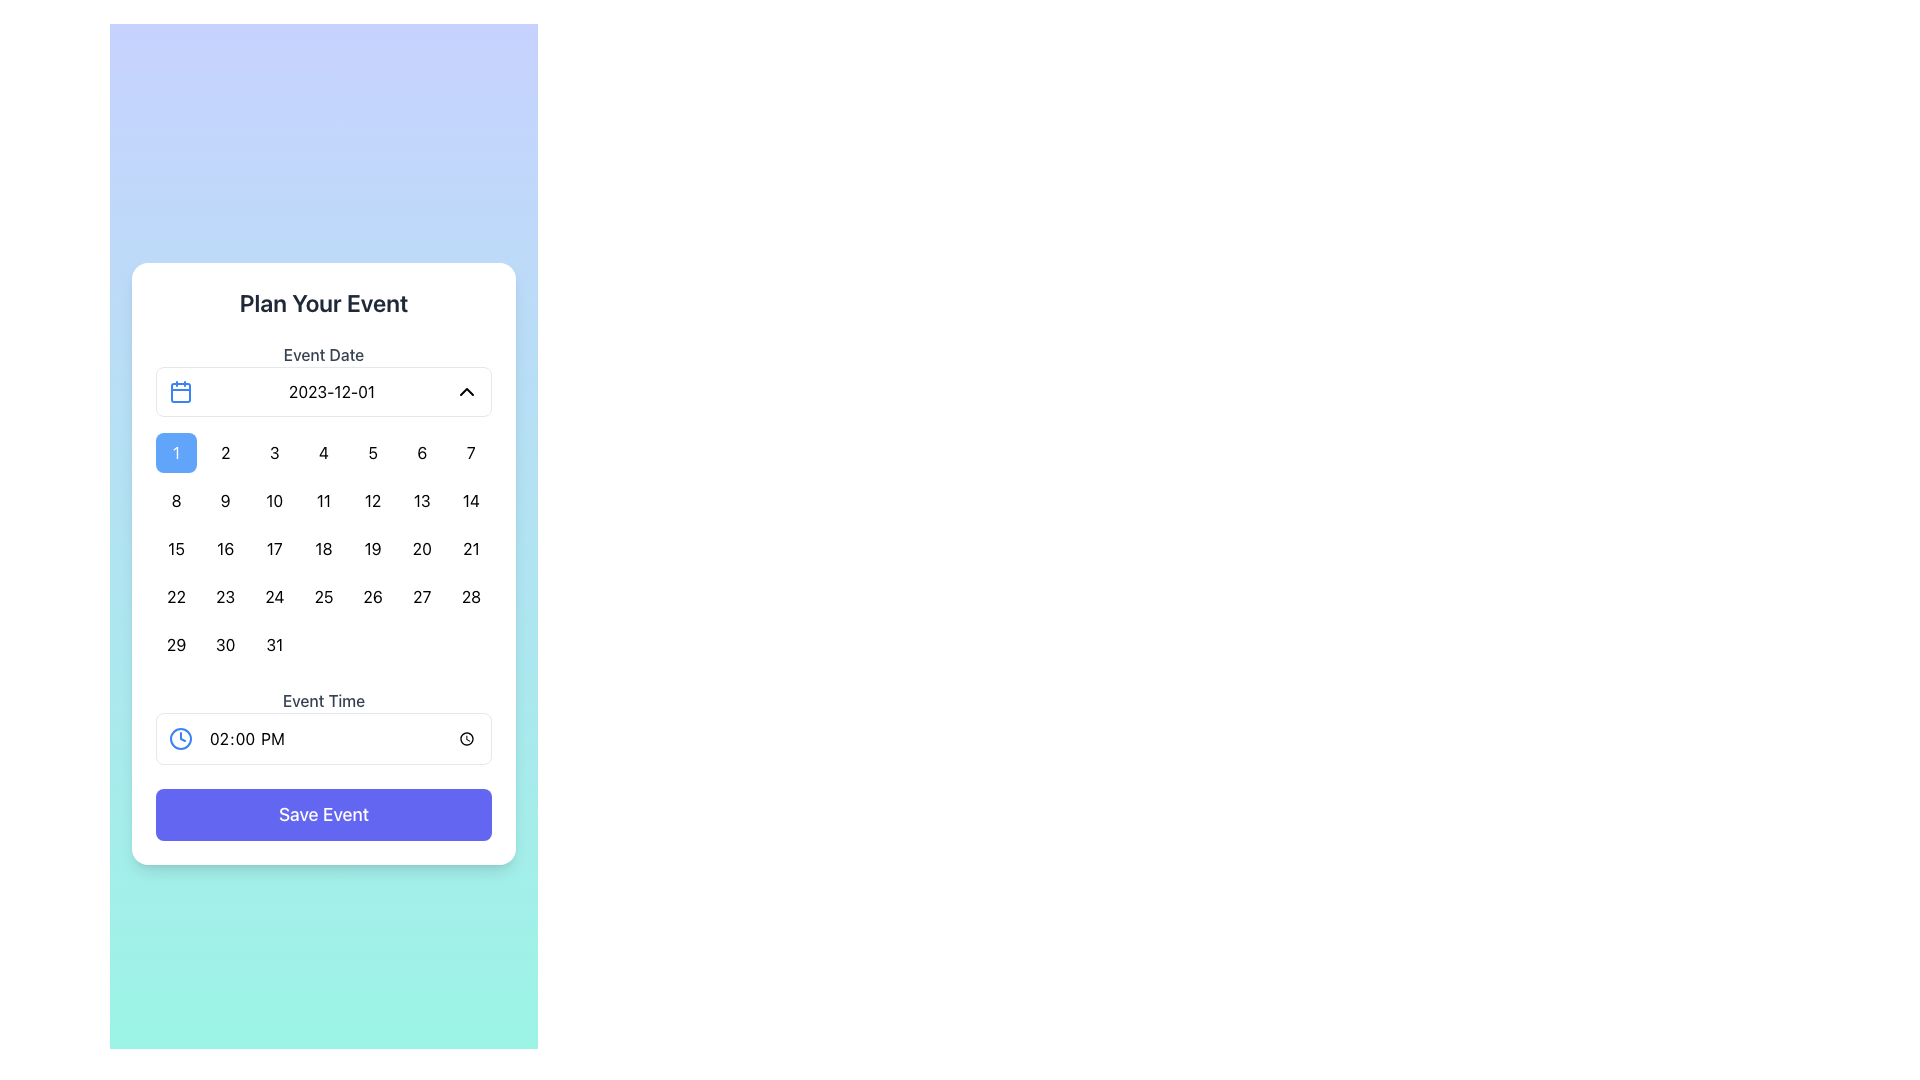 Image resolution: width=1920 pixels, height=1080 pixels. What do you see at coordinates (273, 500) in the screenshot?
I see `the square-shaped button with rounded corners displaying the number '10'` at bounding box center [273, 500].